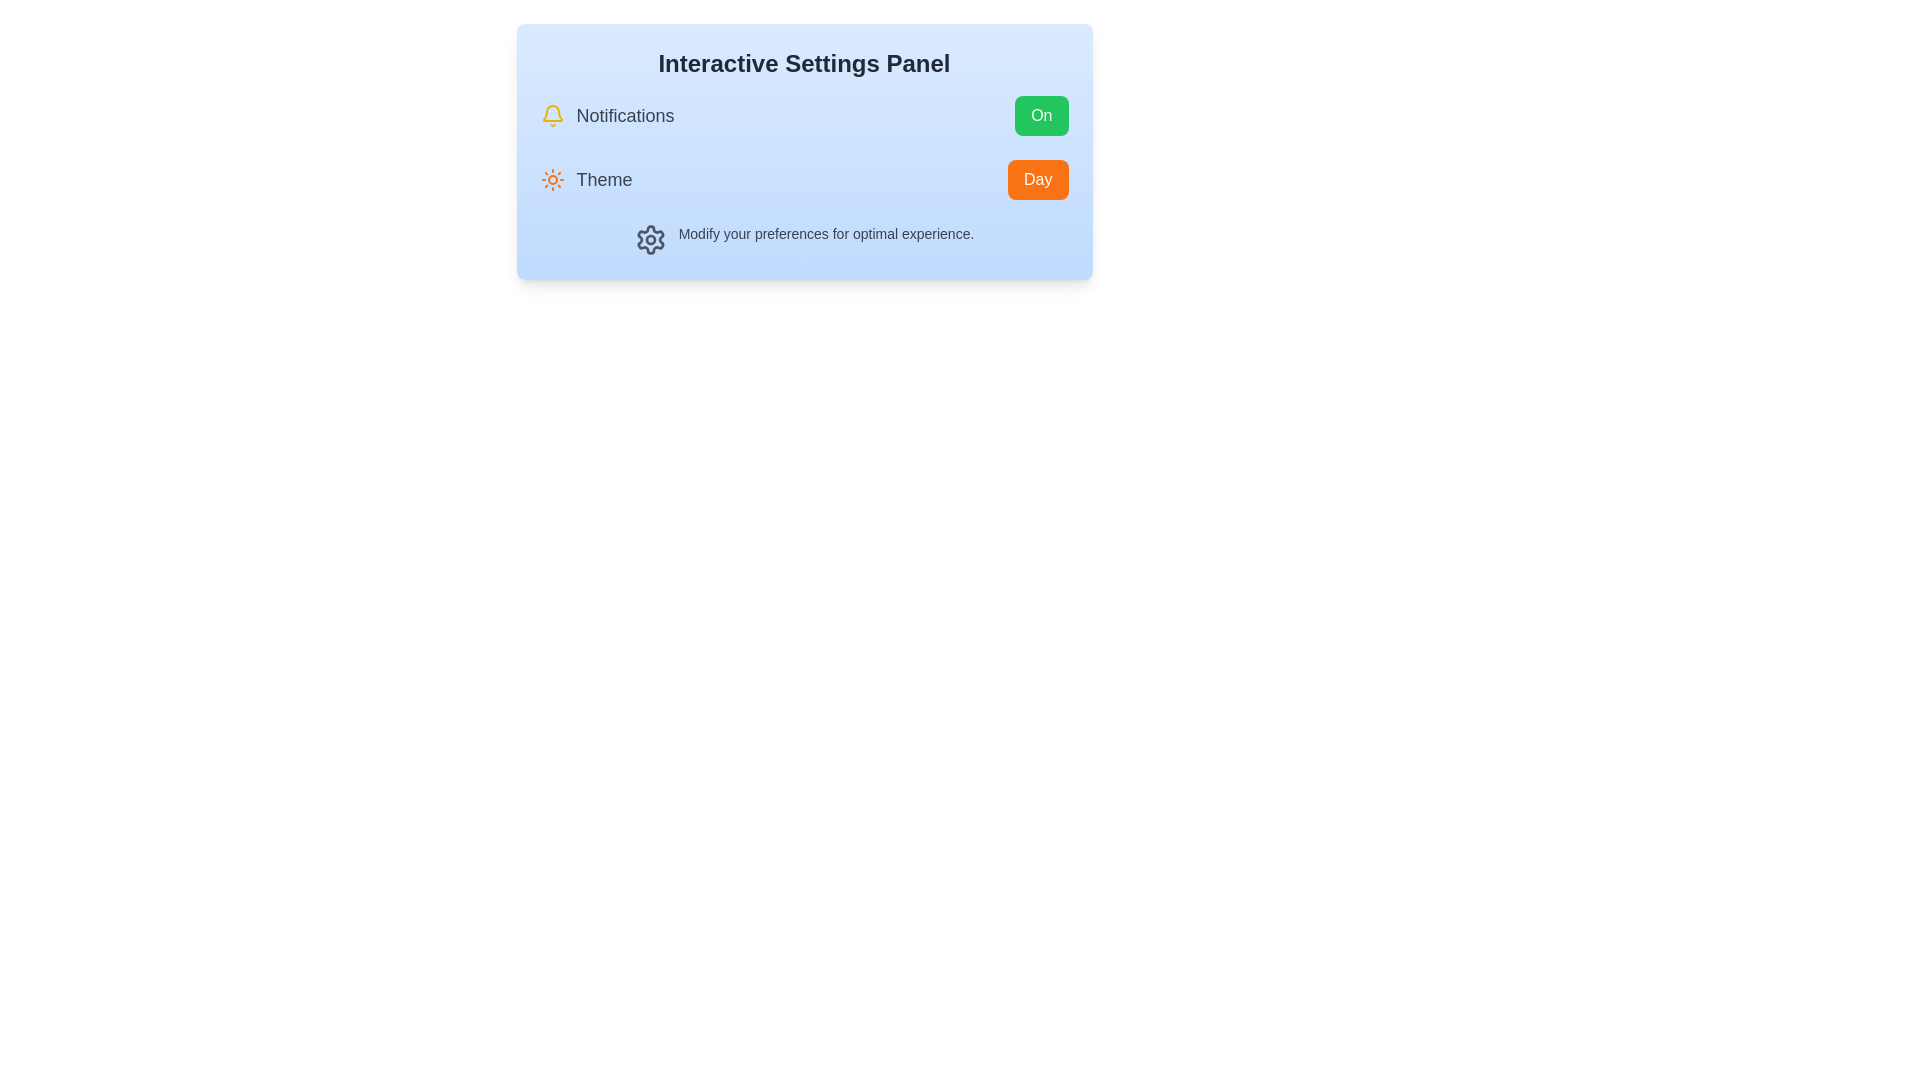 This screenshot has height=1080, width=1920. I want to click on the bell-shaped yellow icon representing Notifications in the Interactive Settings Panel, which is positioned next to the text label 'Notifications', so click(552, 115).